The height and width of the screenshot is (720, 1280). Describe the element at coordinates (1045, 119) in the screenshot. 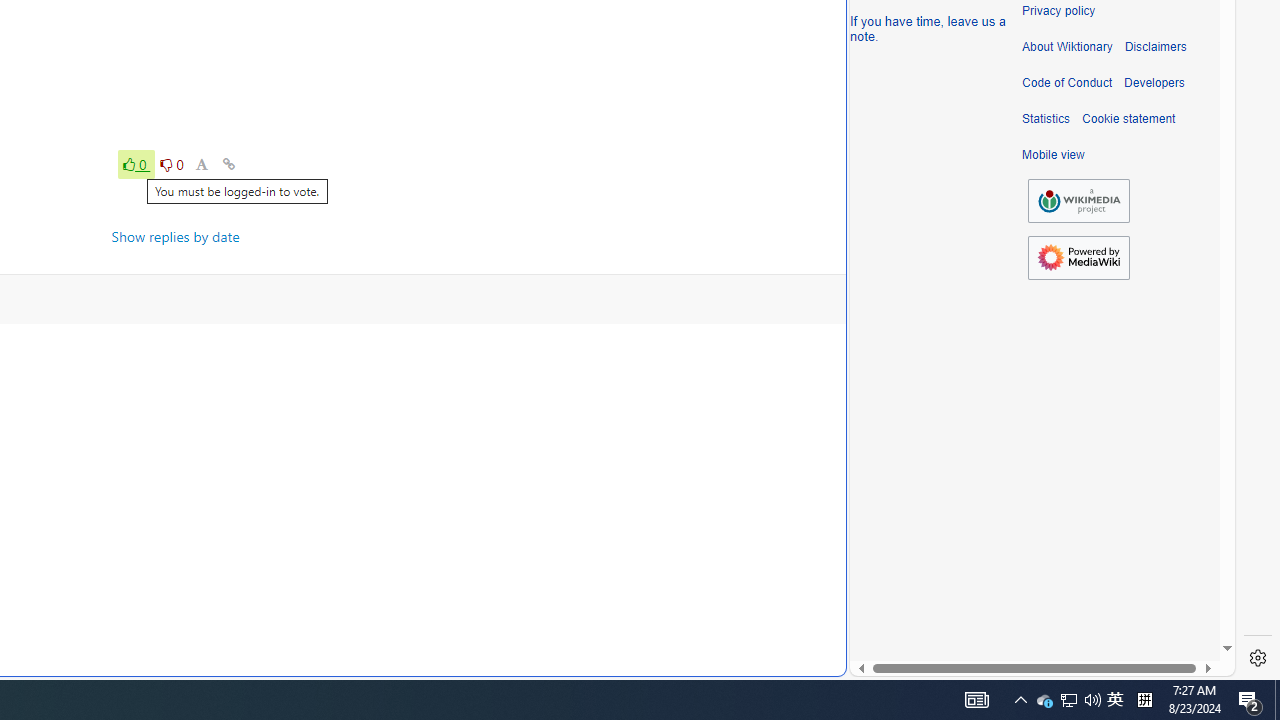

I see `'Statistics'` at that location.